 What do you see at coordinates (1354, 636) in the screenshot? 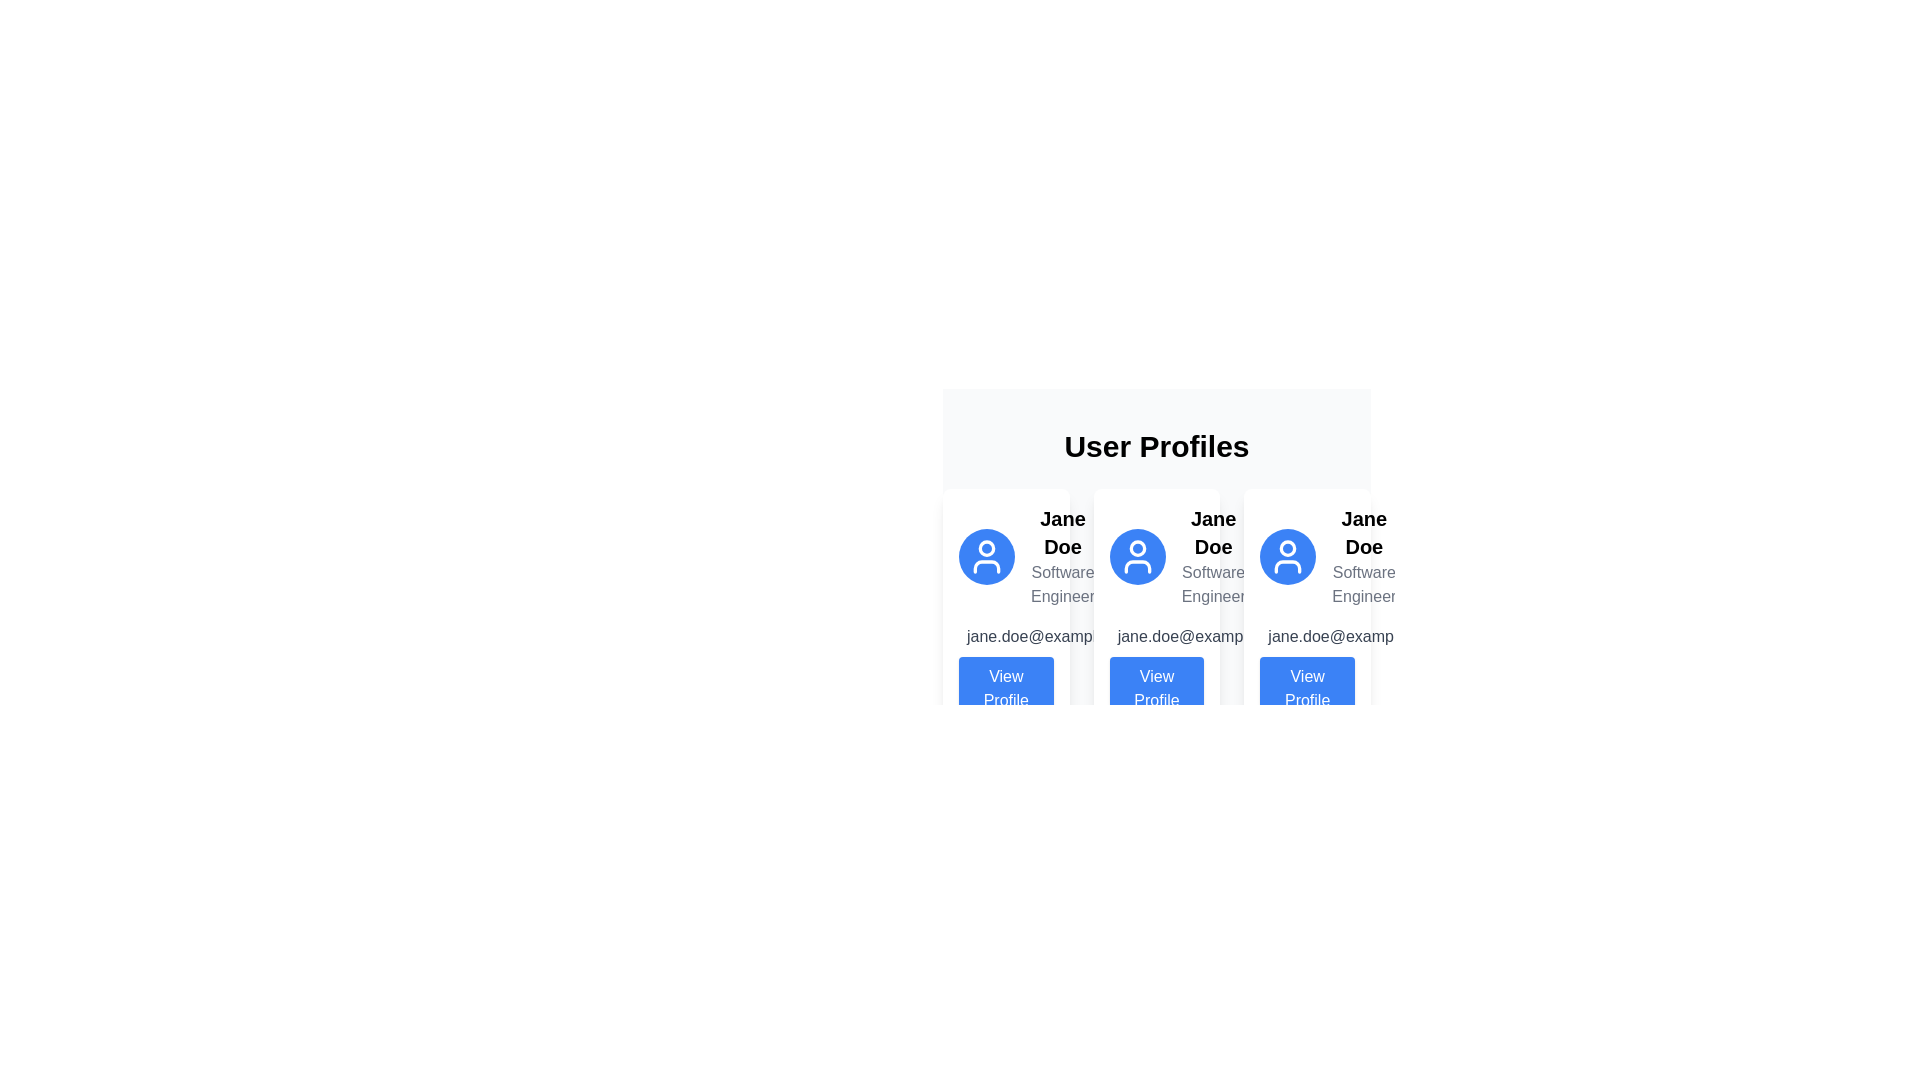
I see `the static text element displaying 'jane.doe@example.com' located in the third user profile card, below the name 'Jane Doe' and title 'Software Engineer'` at bounding box center [1354, 636].